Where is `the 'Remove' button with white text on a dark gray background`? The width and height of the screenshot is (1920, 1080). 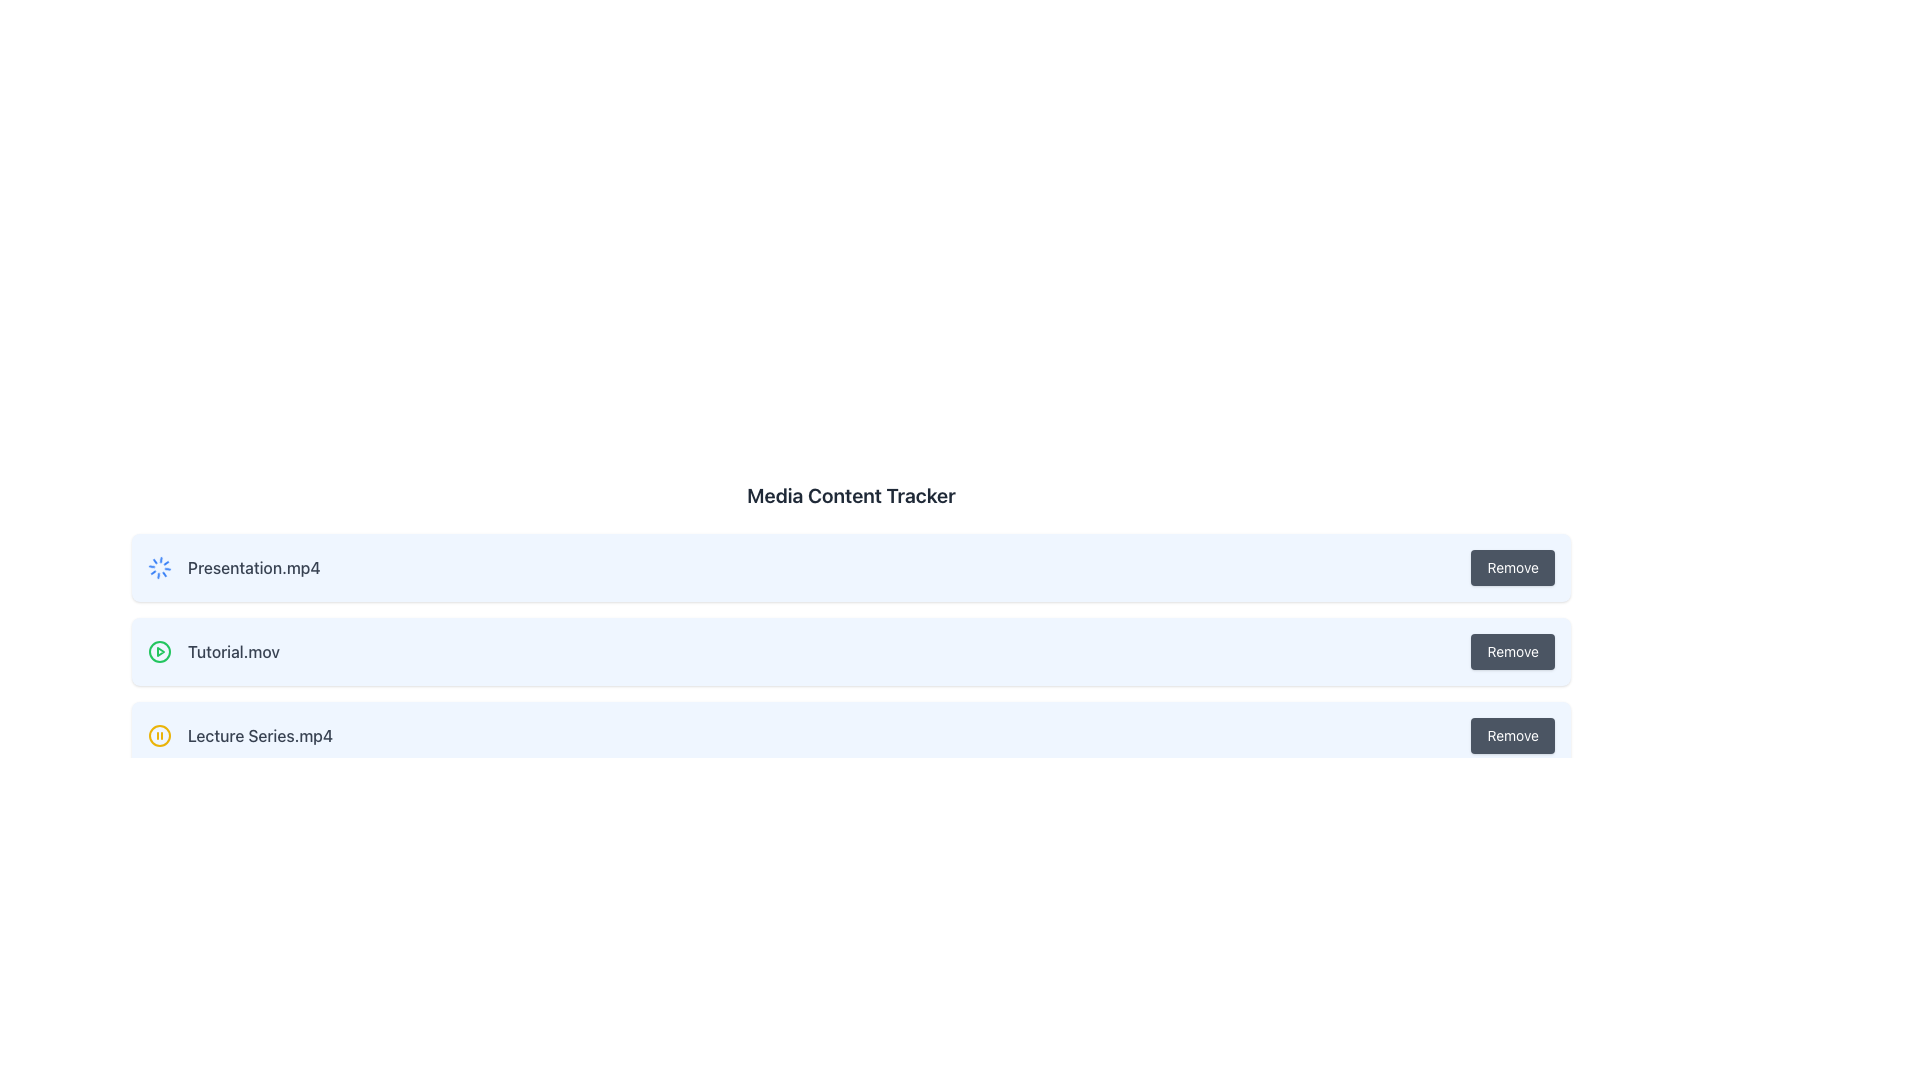 the 'Remove' button with white text on a dark gray background is located at coordinates (1513, 651).